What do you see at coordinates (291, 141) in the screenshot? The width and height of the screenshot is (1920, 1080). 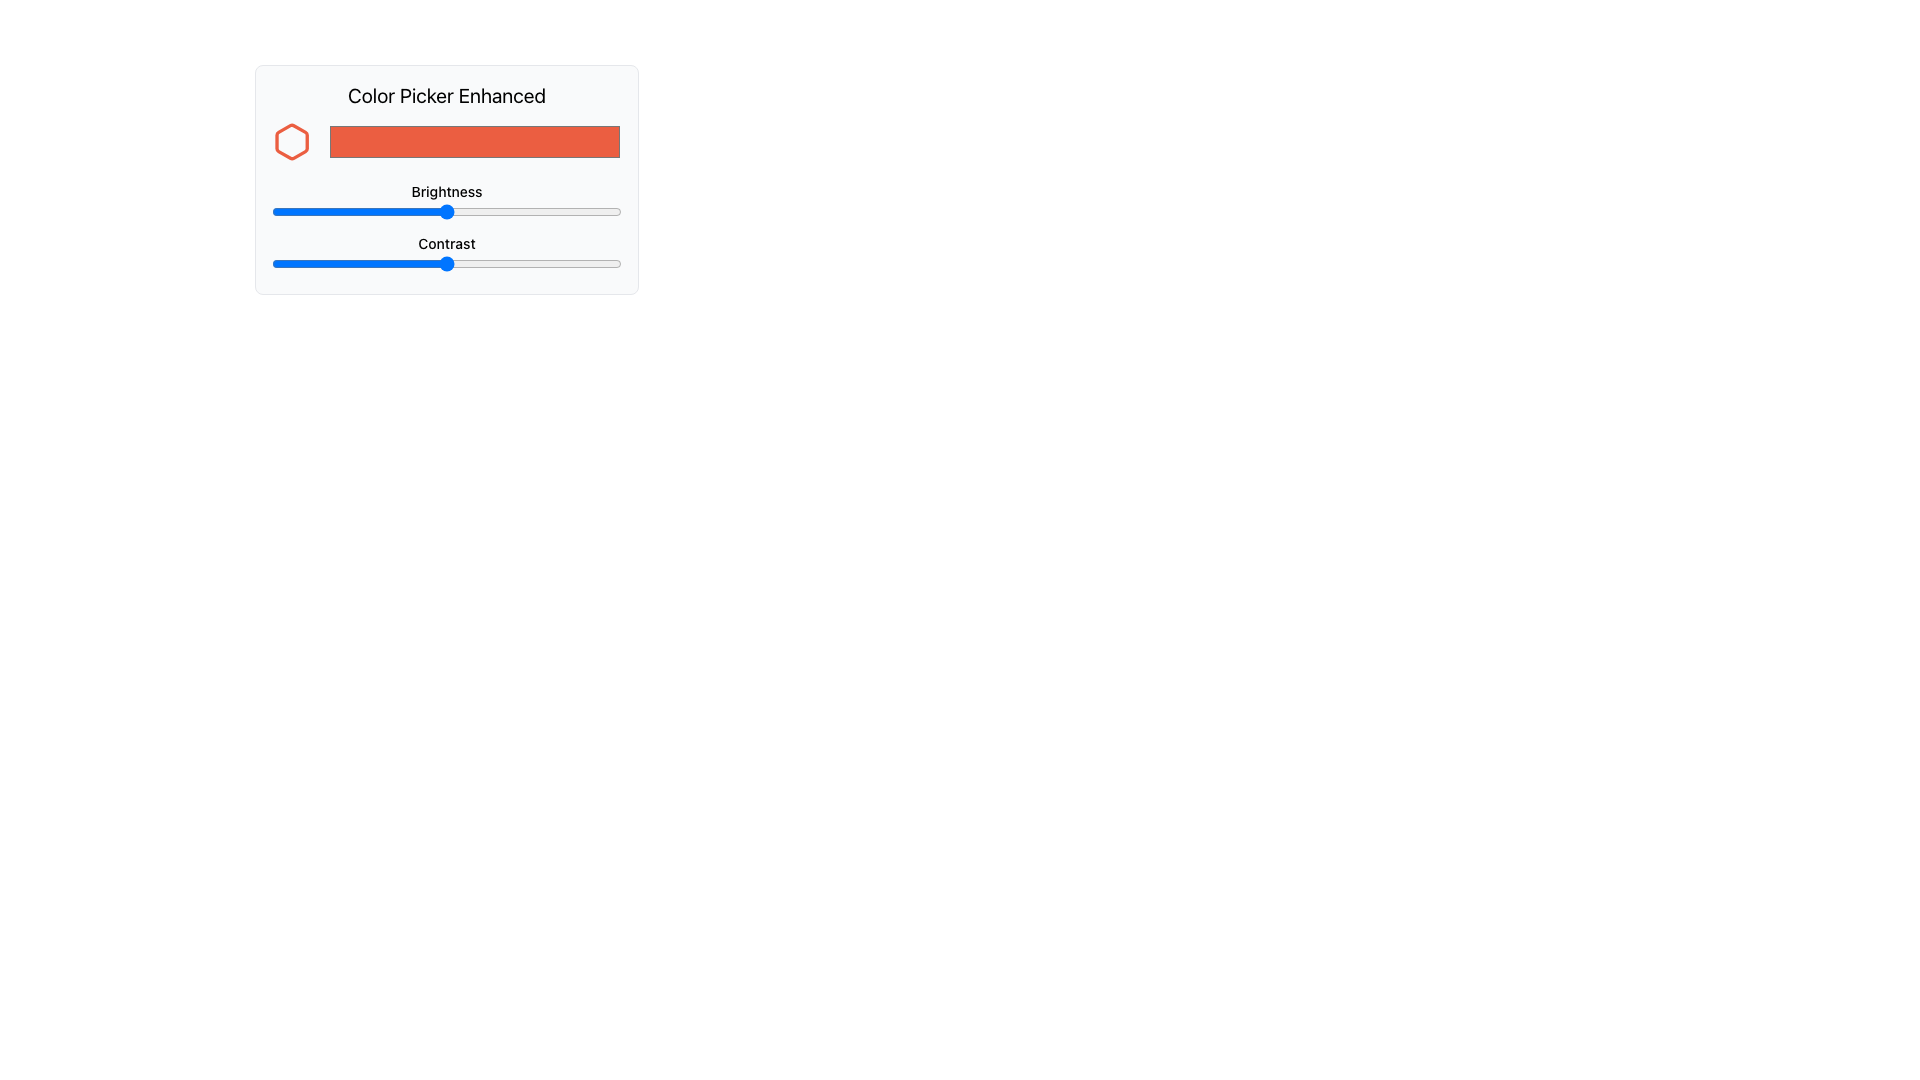 I see `the SVG icon representing the Color Picker Enhanced tool, located in the top-left corner of the card beside the title` at bounding box center [291, 141].